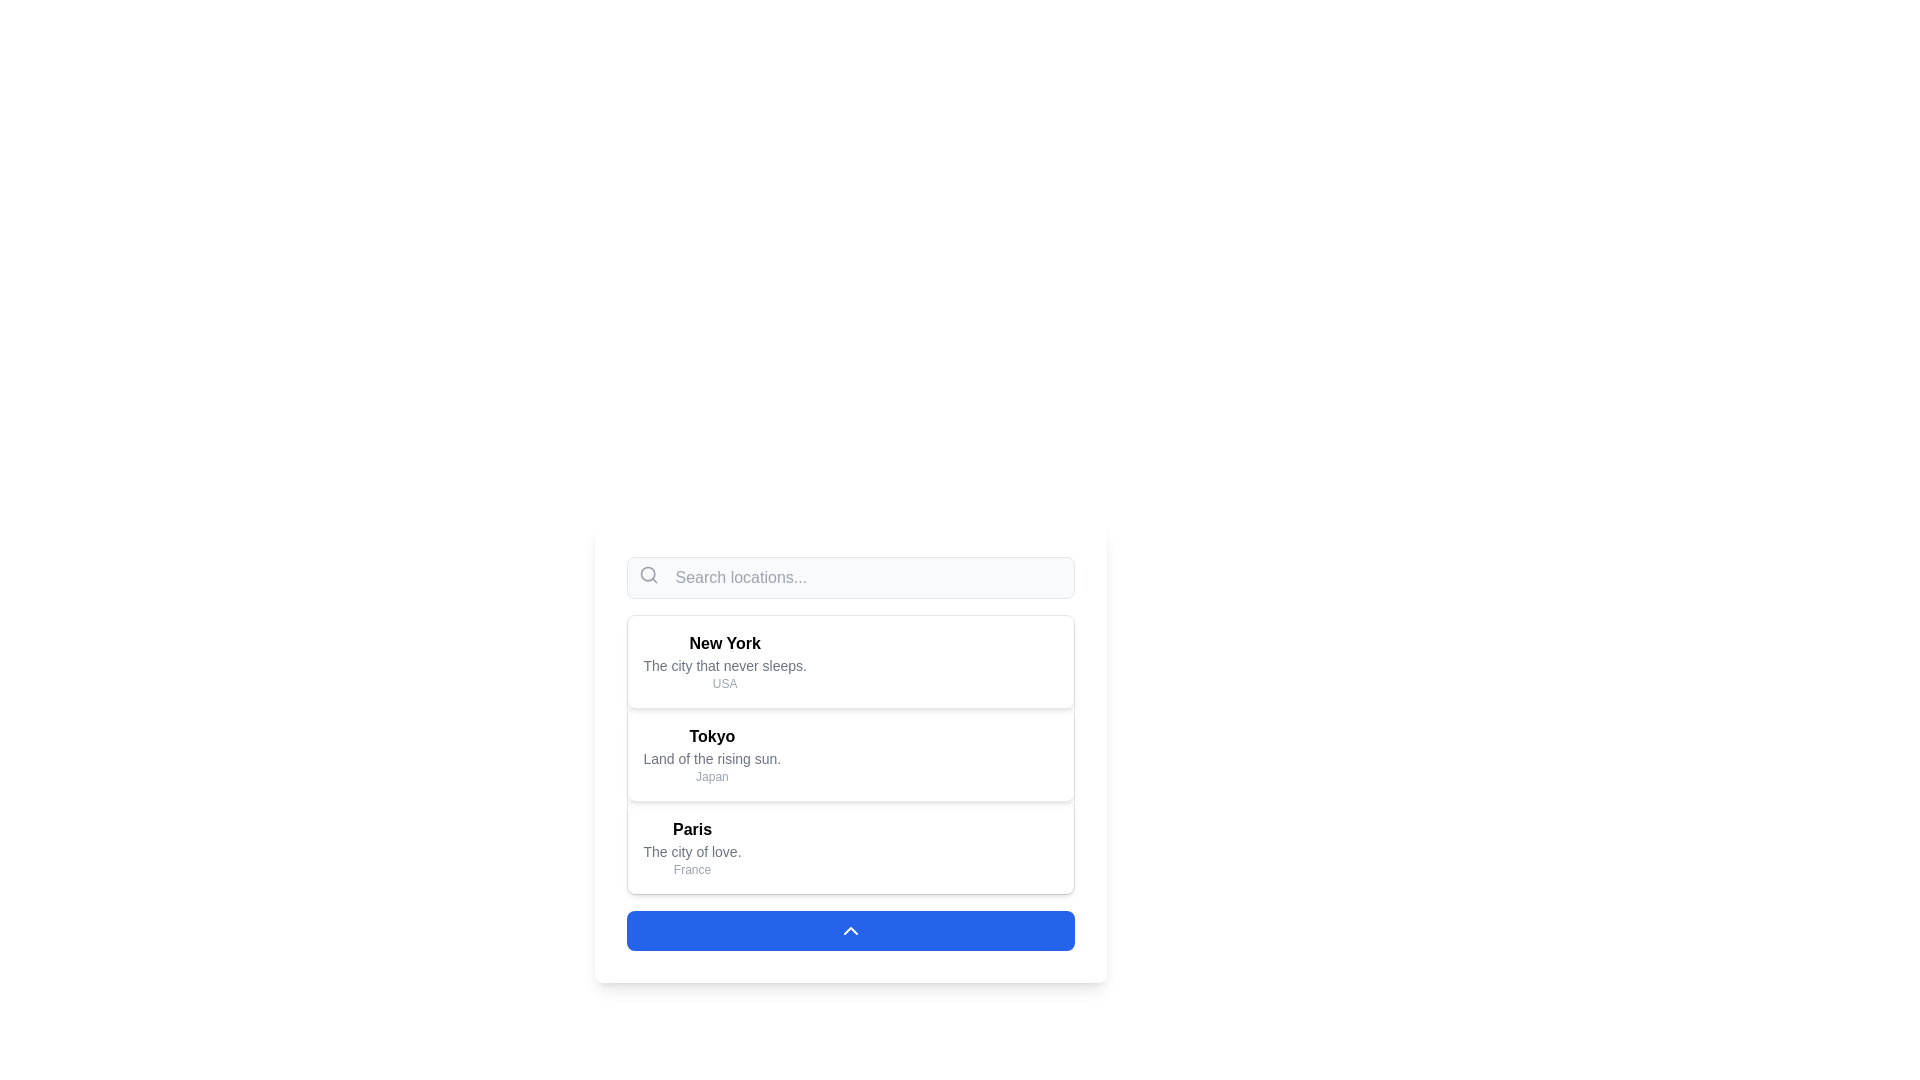 This screenshot has width=1920, height=1080. What do you see at coordinates (850, 847) in the screenshot?
I see `the informational card representing the city Paris, which is the third card in a vertical list below New York and Tokyo` at bounding box center [850, 847].